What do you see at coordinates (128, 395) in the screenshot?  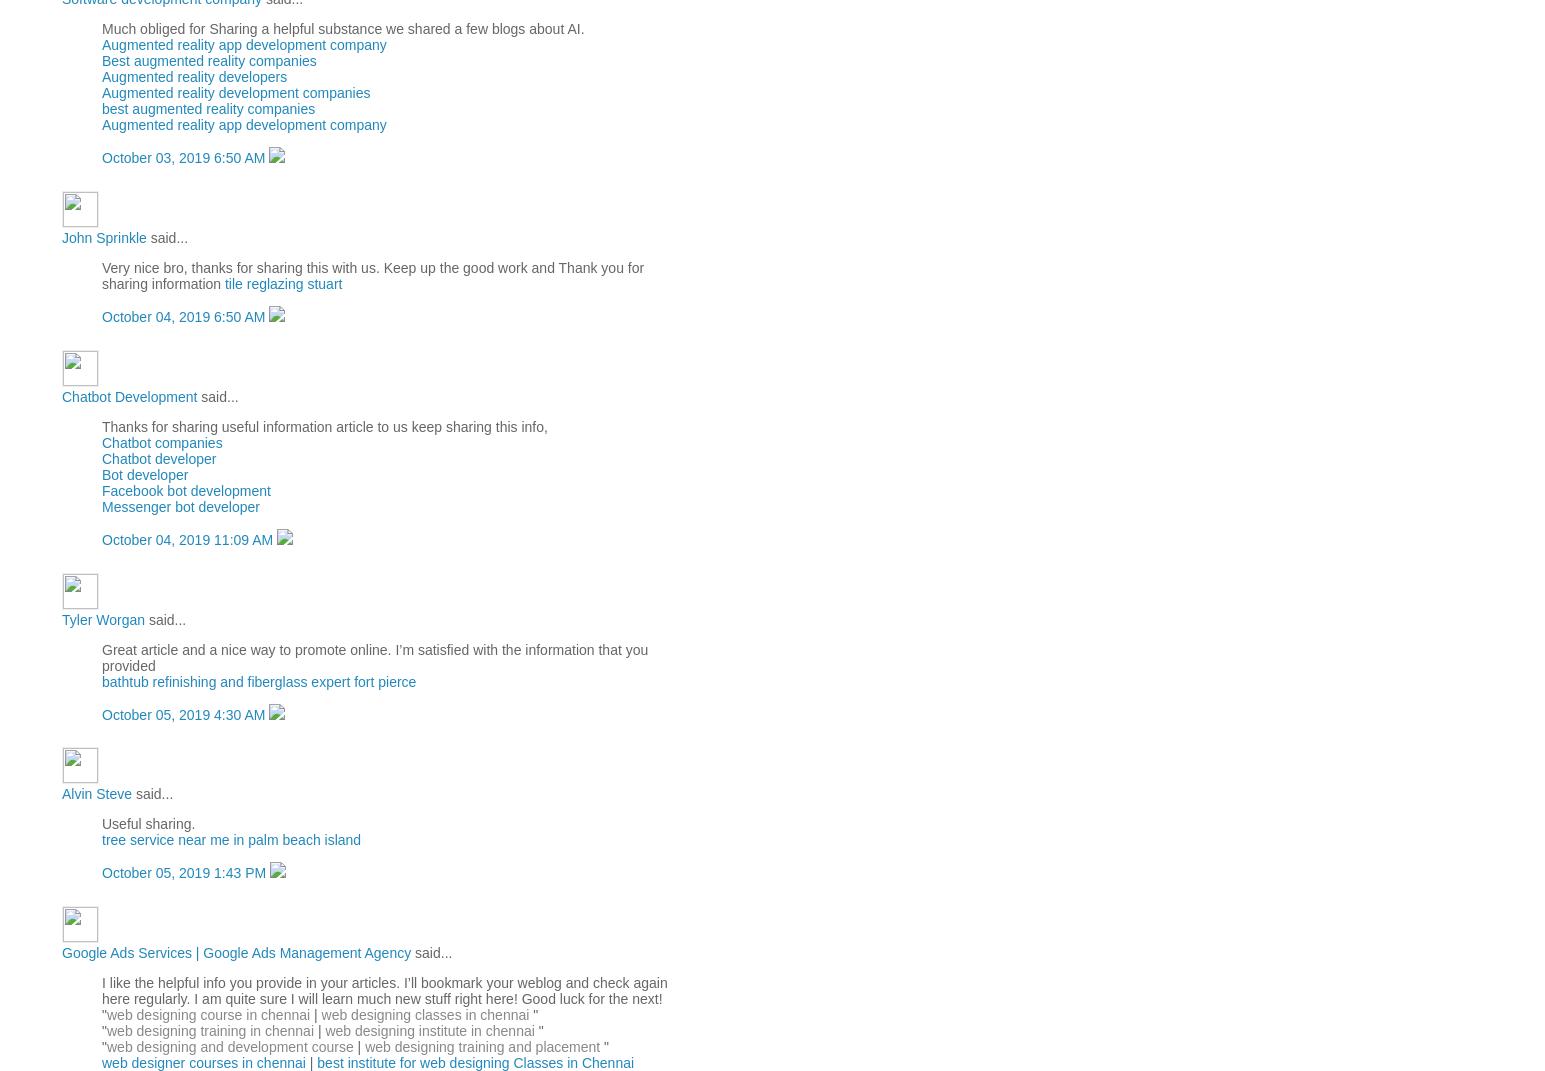 I see `'Chatbot Development'` at bounding box center [128, 395].